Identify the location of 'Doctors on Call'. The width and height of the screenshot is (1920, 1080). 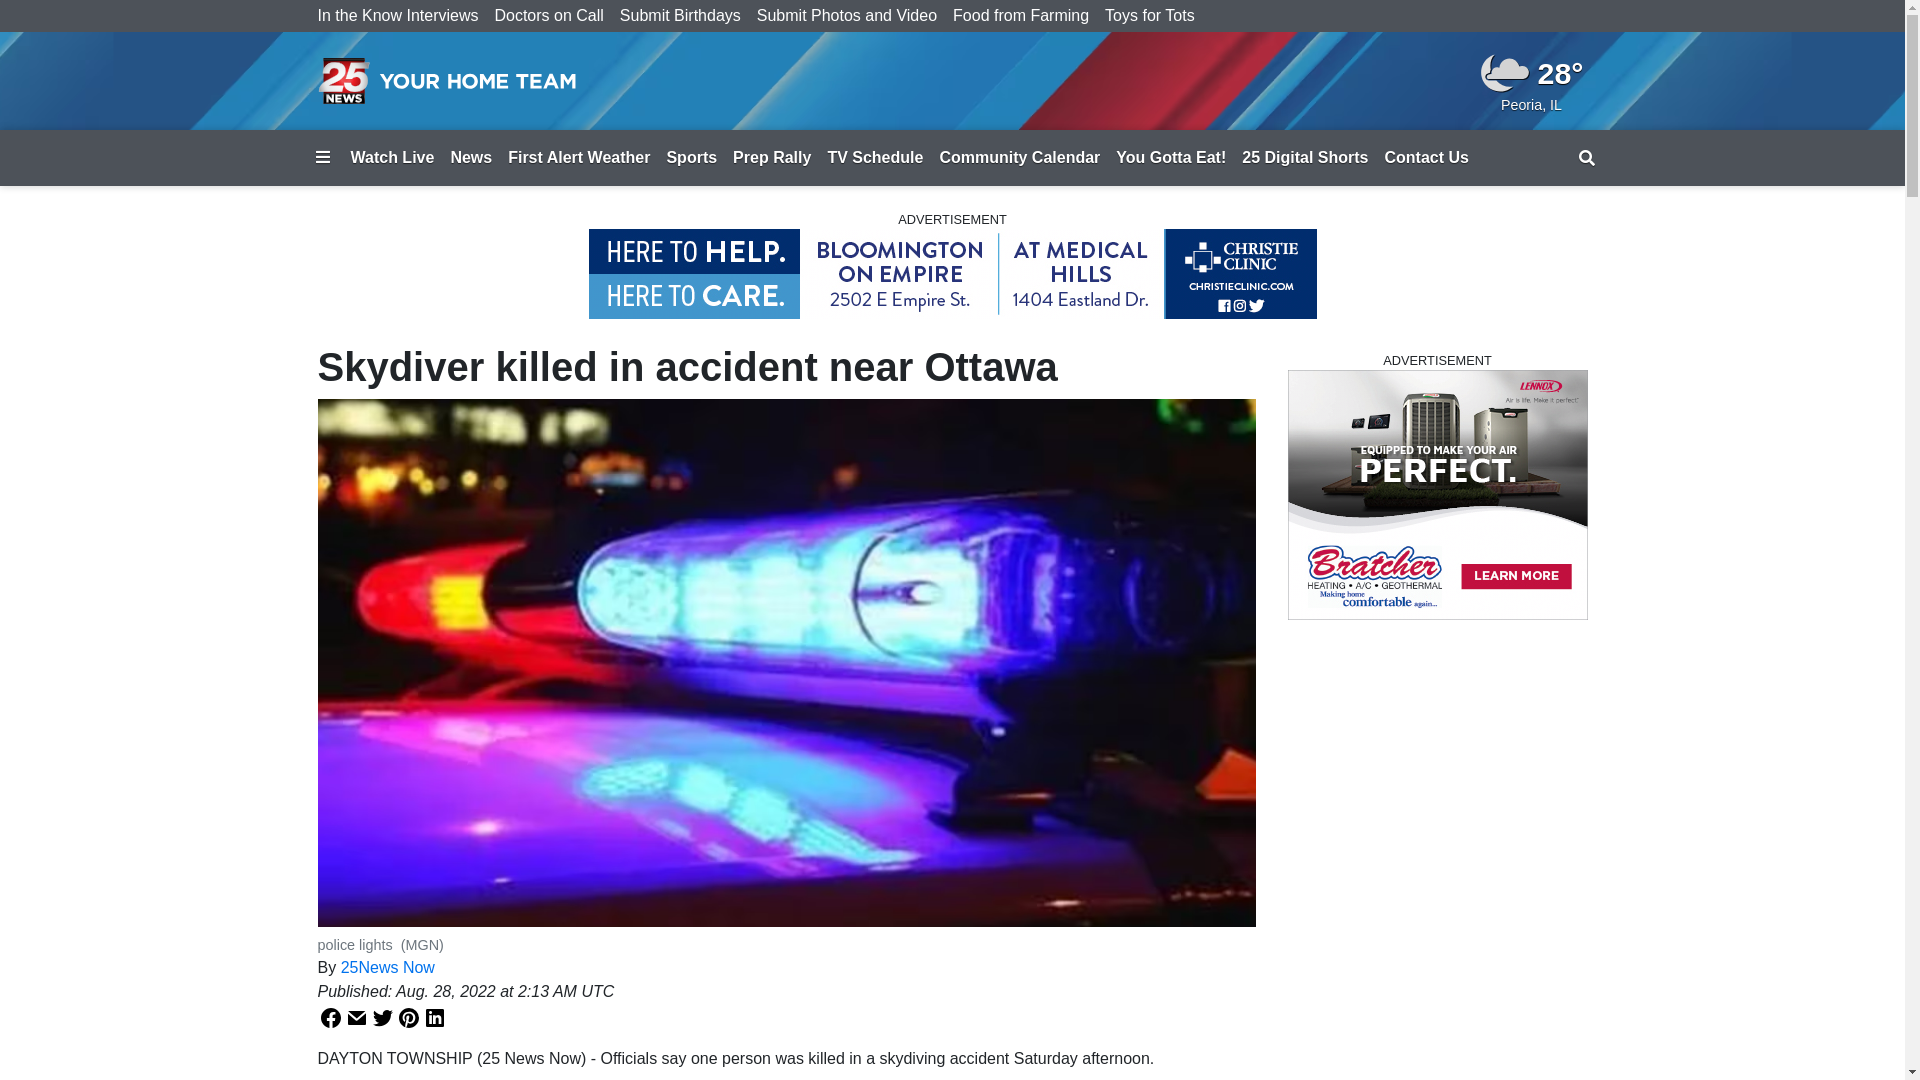
(548, 15).